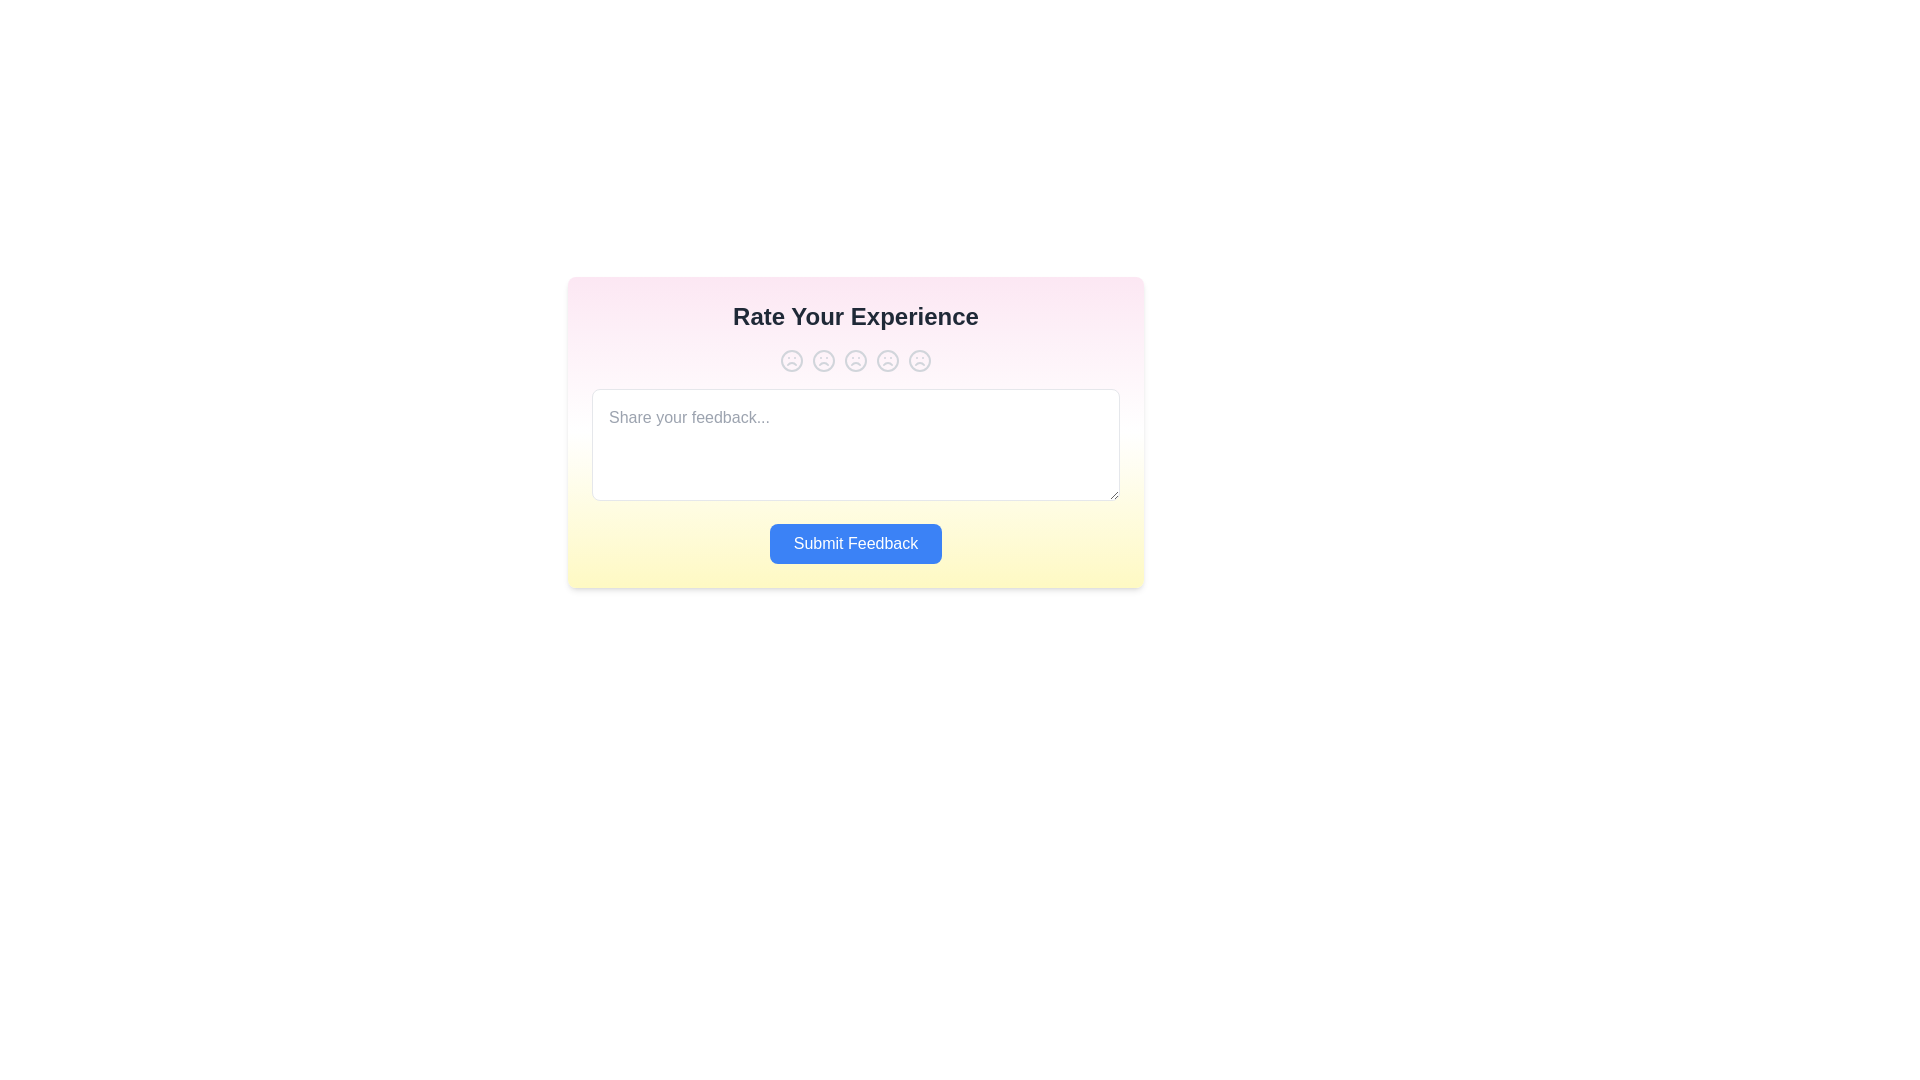 This screenshot has height=1080, width=1920. I want to click on the experience rating to 5 by clicking the corresponding button, so click(919, 361).